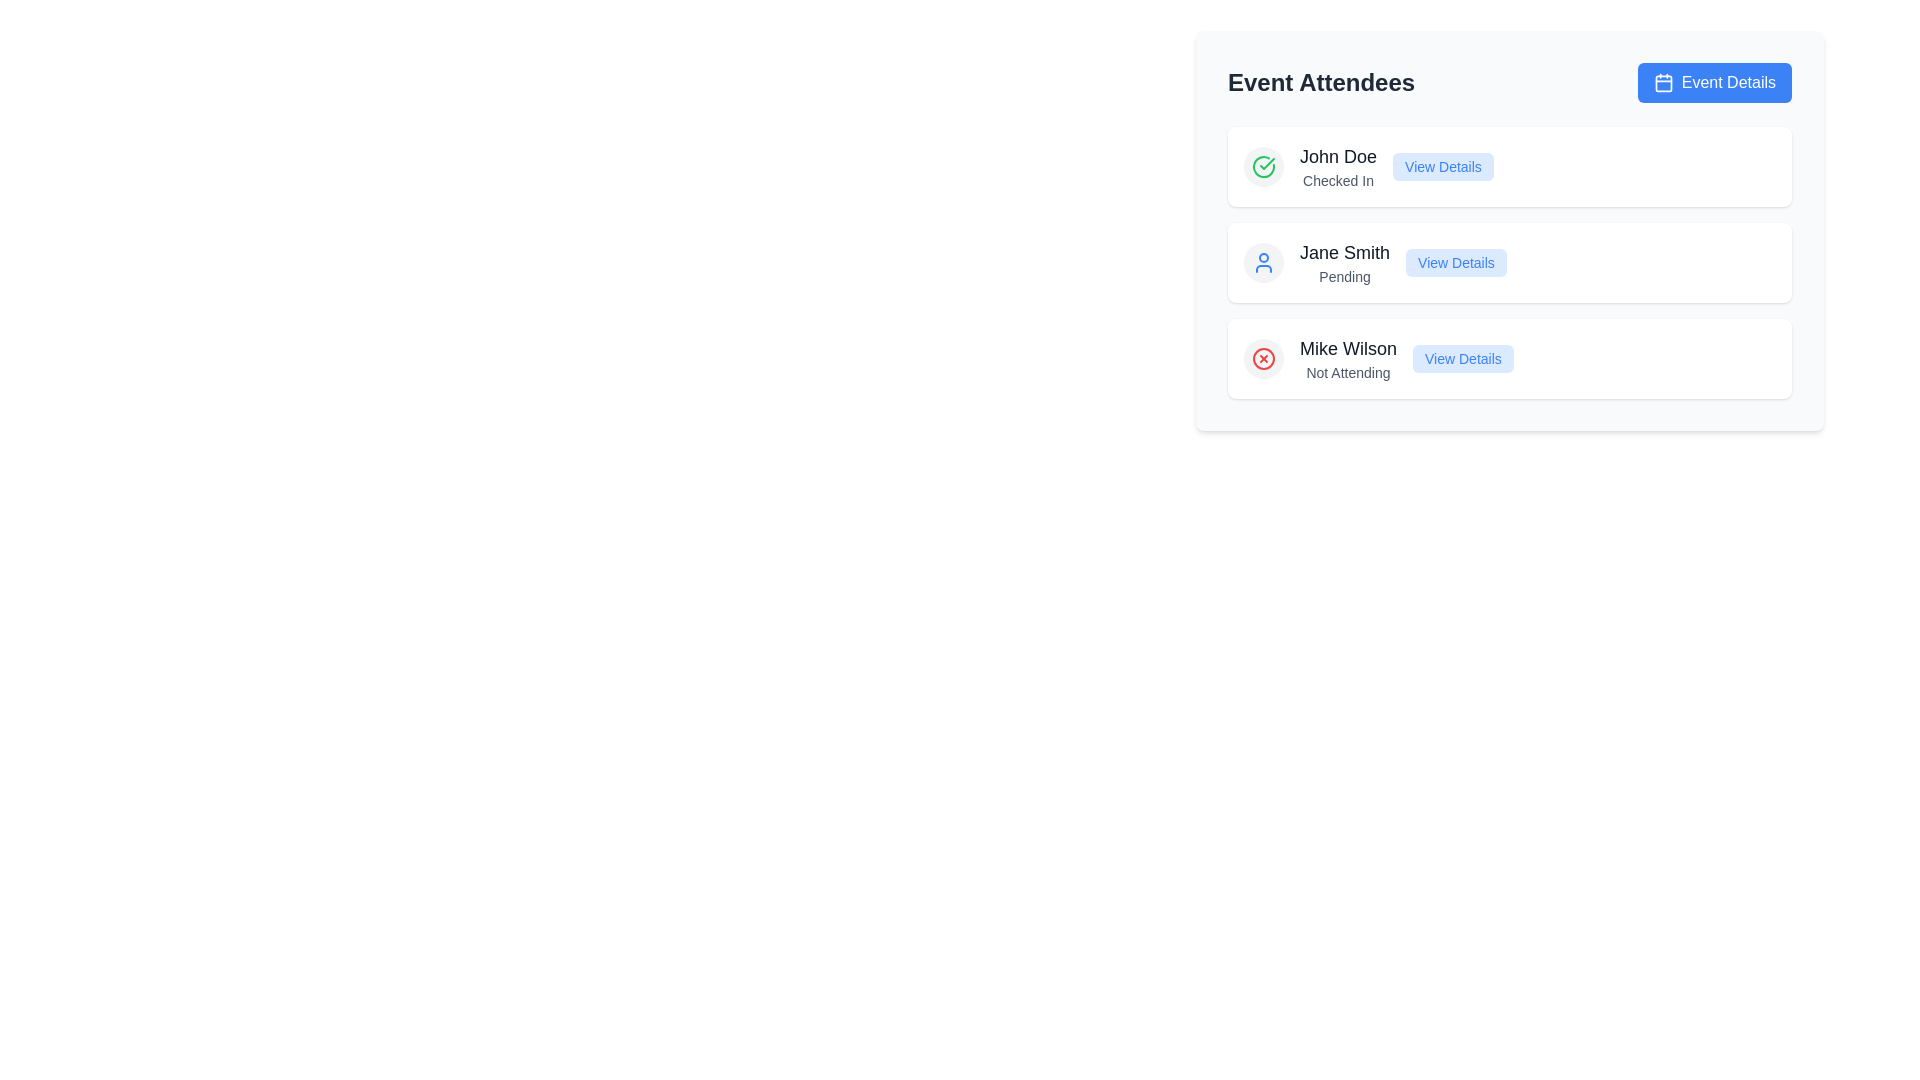 The width and height of the screenshot is (1920, 1080). Describe the element at coordinates (1262, 261) in the screenshot. I see `the user icon representing 'Jane Smith' in the event attendees list, located on the left side of the card` at that location.